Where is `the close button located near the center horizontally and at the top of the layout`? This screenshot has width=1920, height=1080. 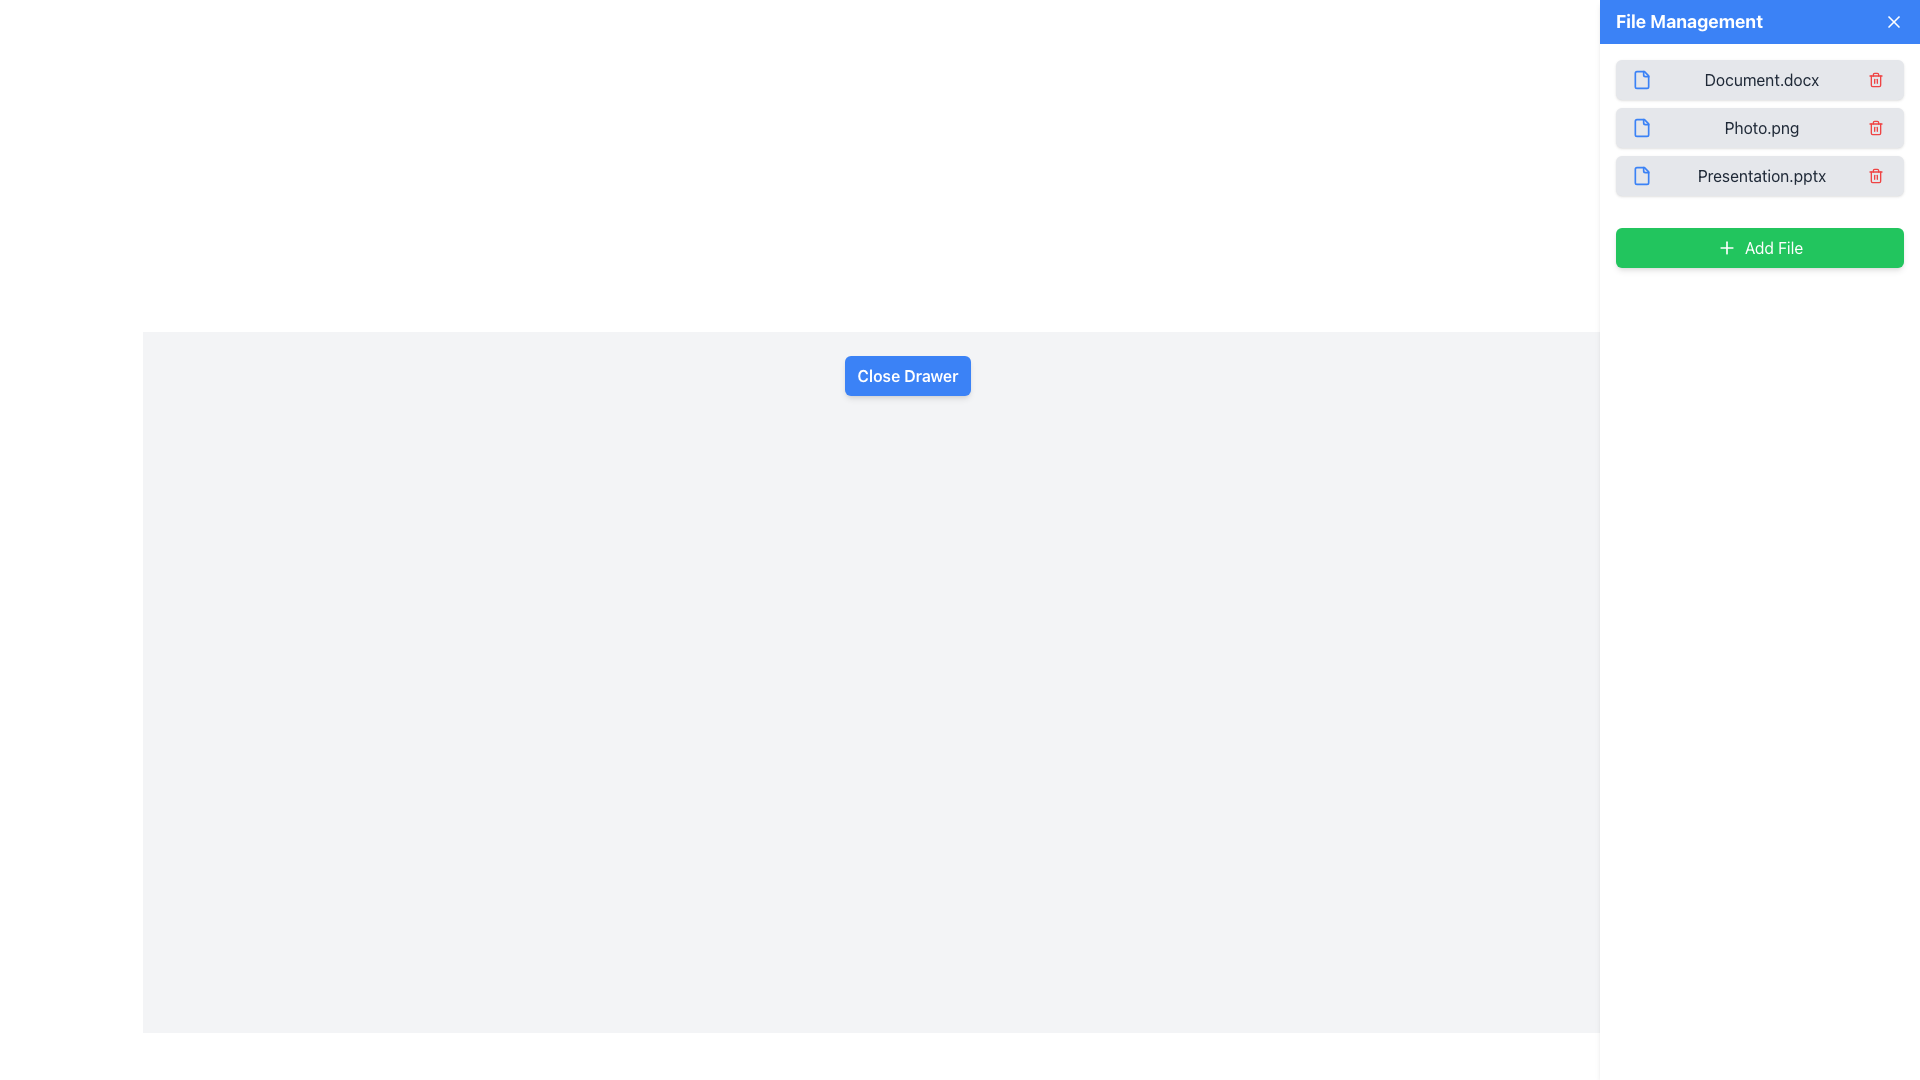
the close button located near the center horizontally and at the top of the layout is located at coordinates (906, 375).